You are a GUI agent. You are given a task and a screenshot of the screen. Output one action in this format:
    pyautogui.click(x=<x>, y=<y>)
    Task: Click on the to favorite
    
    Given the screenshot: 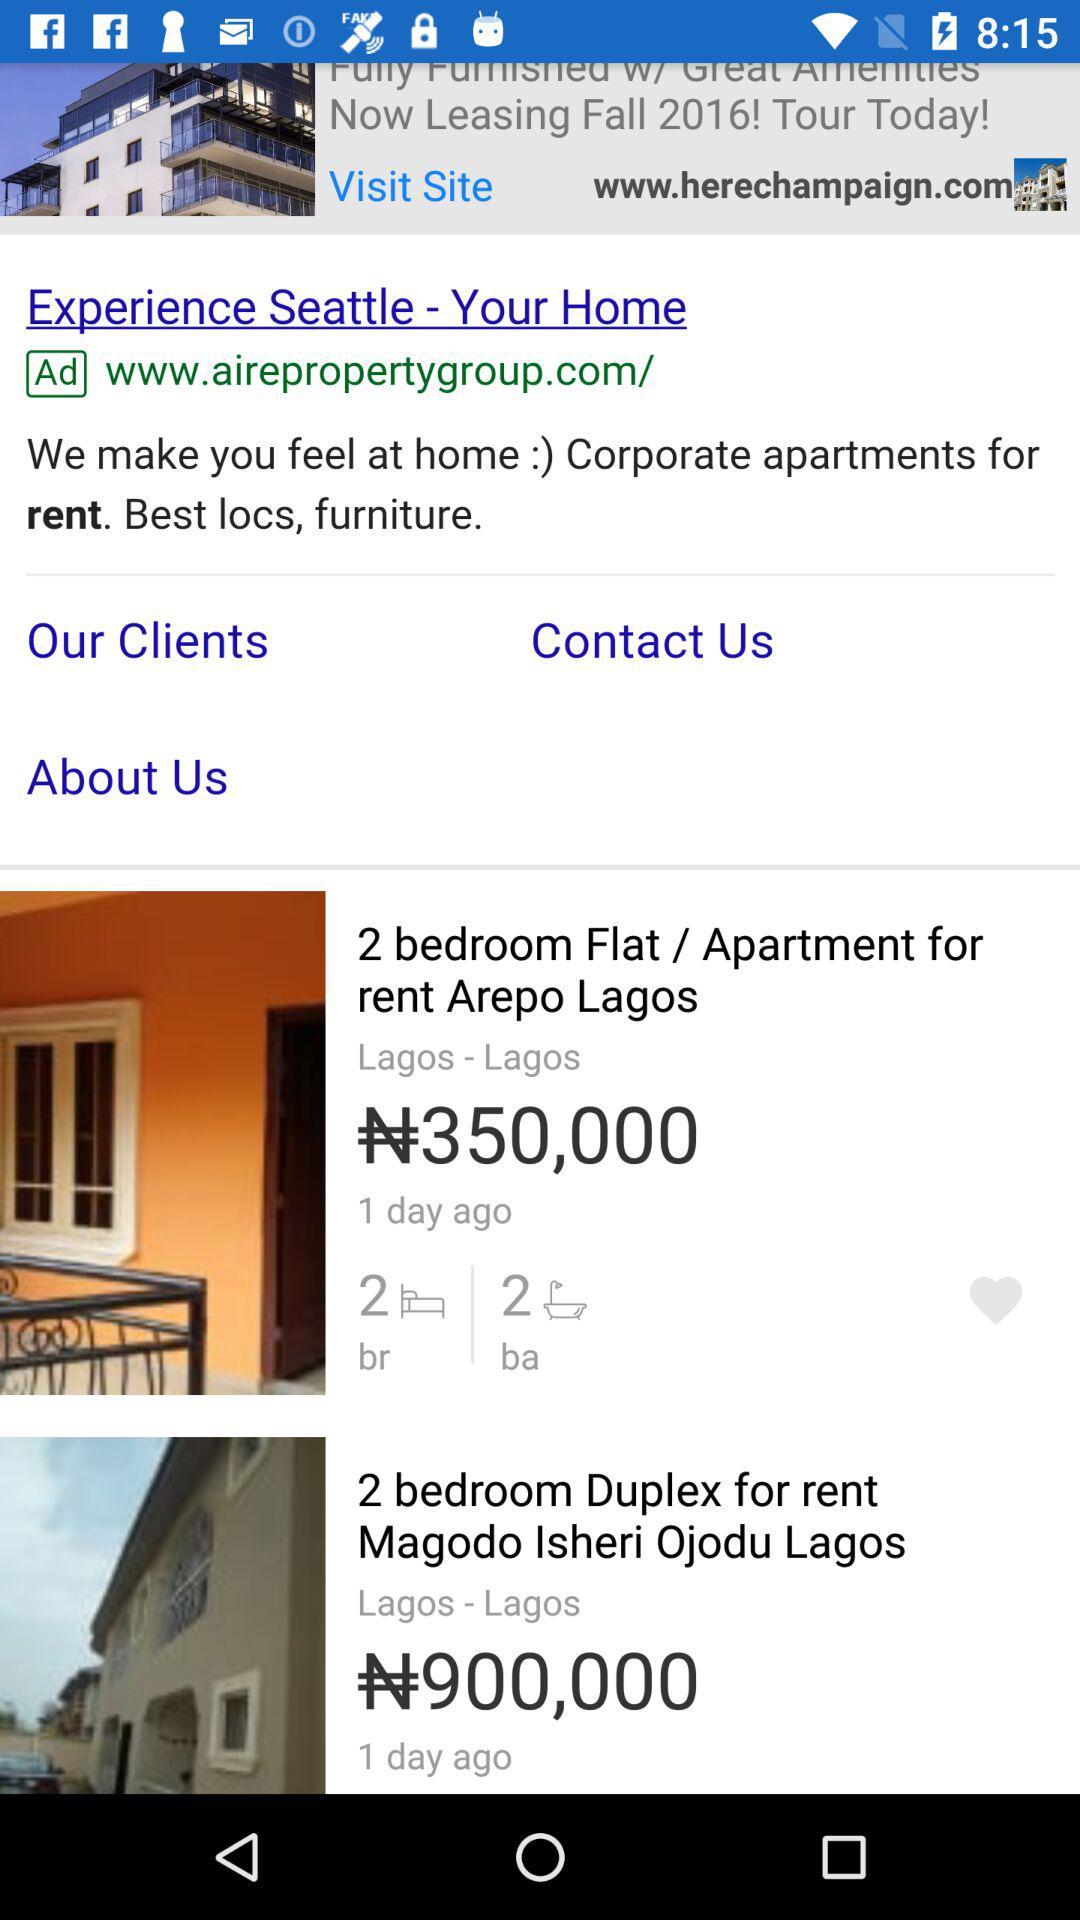 What is the action you would take?
    pyautogui.click(x=995, y=1300)
    